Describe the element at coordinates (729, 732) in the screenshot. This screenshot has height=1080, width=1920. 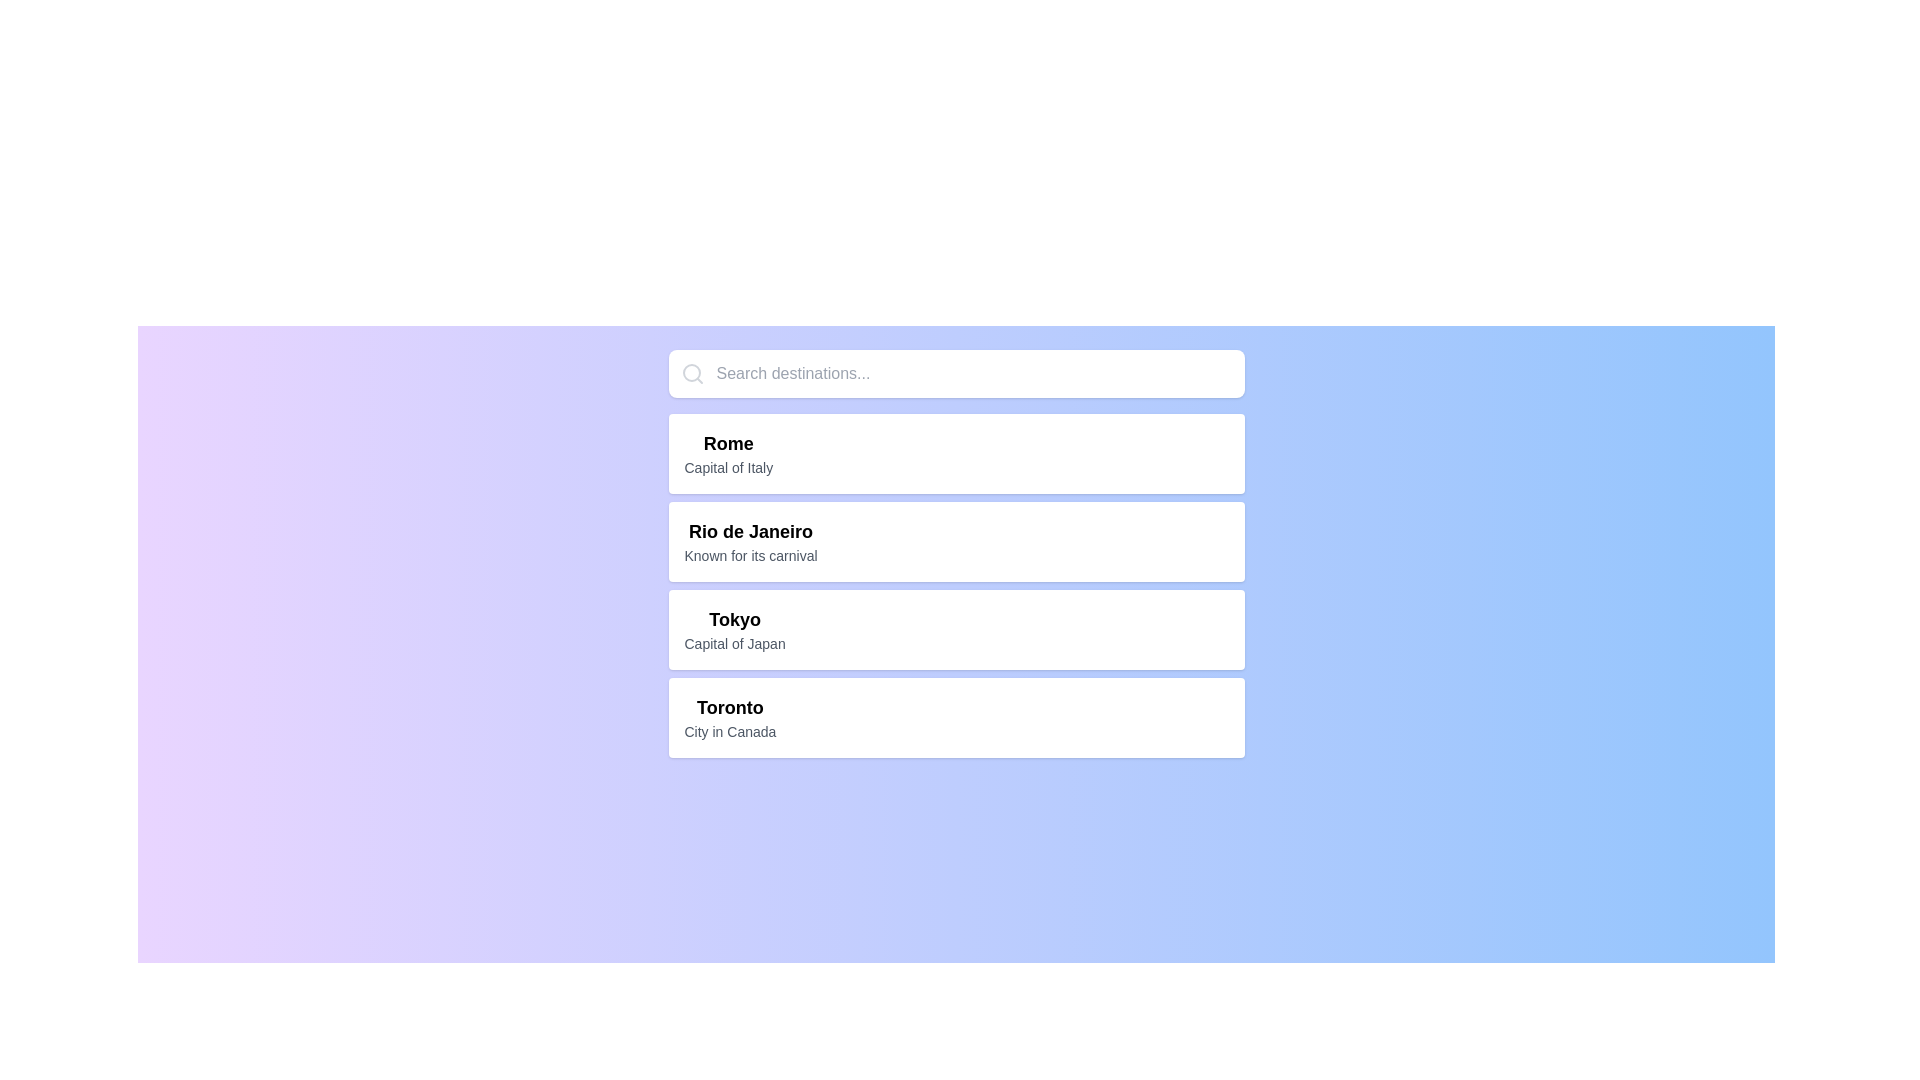
I see `the text label reading 'City in Canada', which is styled with a light-gray font and located directly below the bold text 'Toronto' in the fourth card of city details` at that location.